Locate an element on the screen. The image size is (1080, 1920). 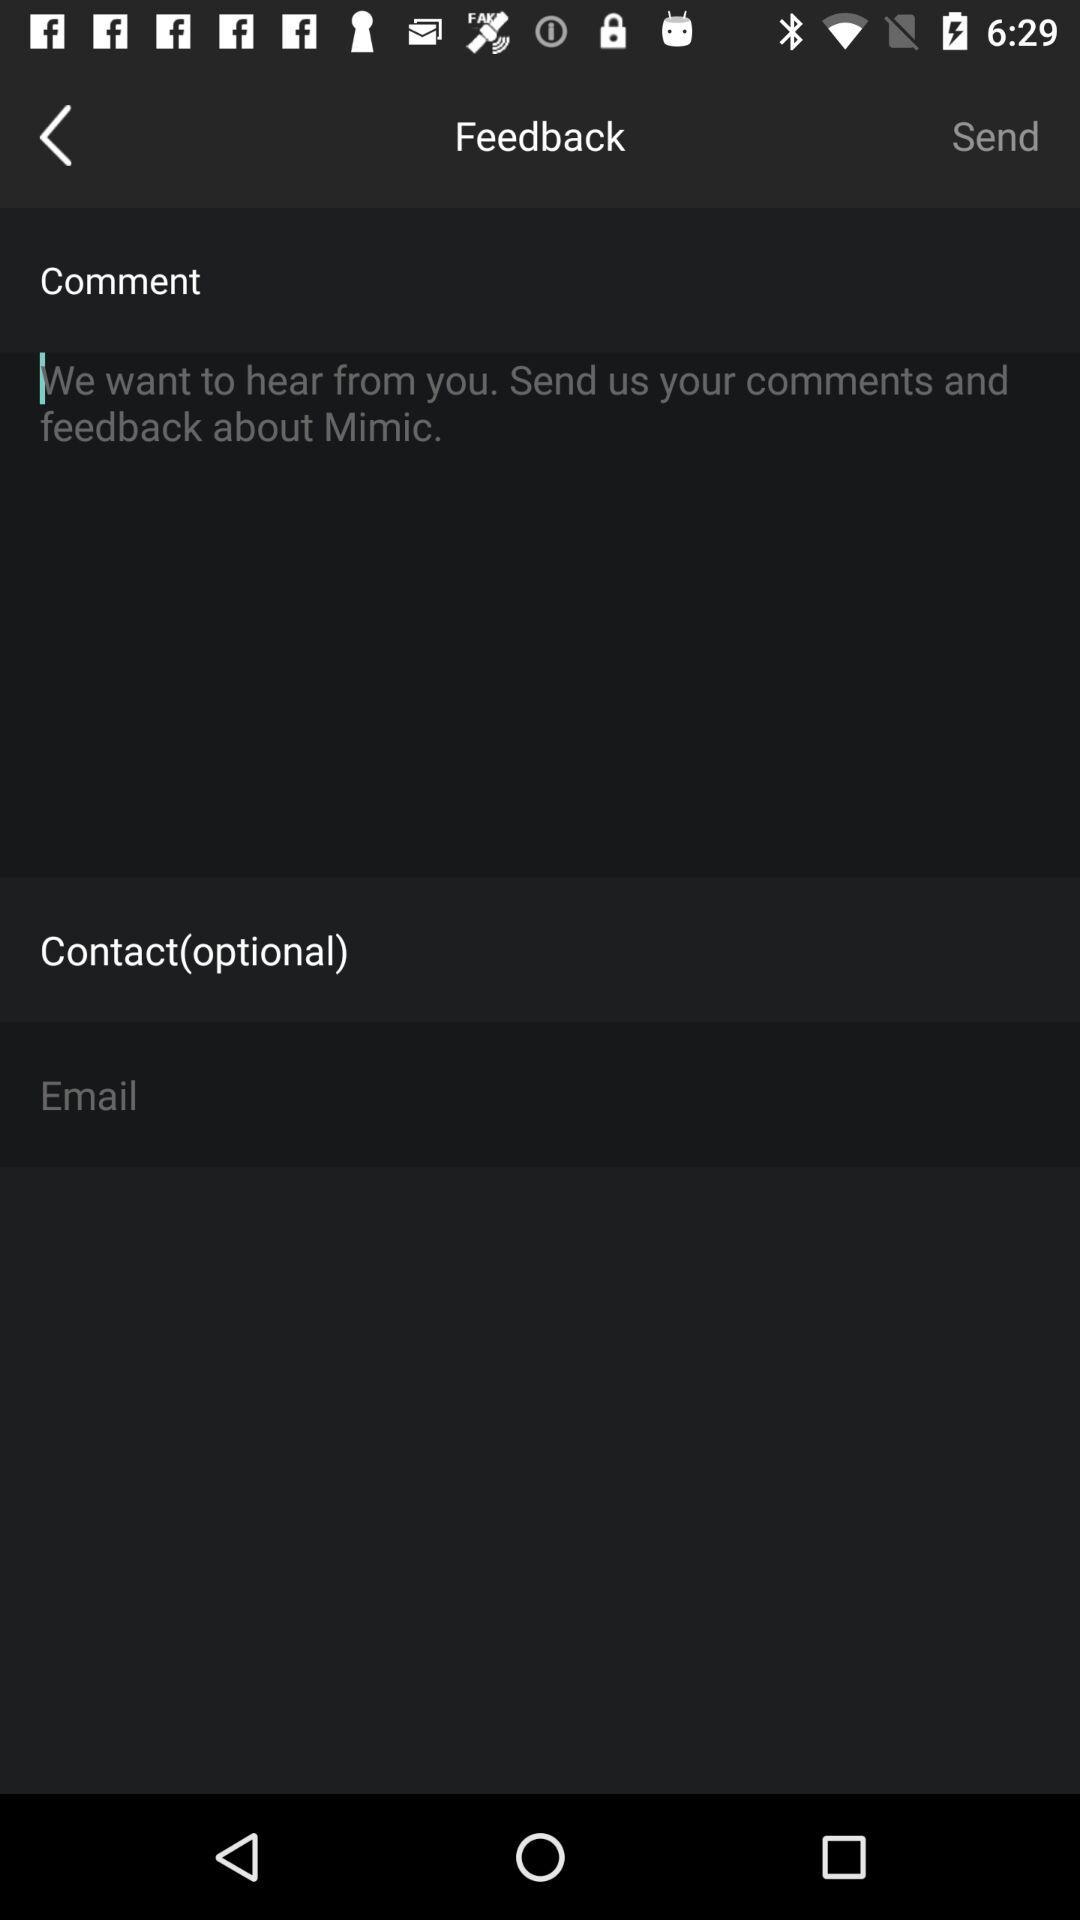
type comments in text box is located at coordinates (540, 613).